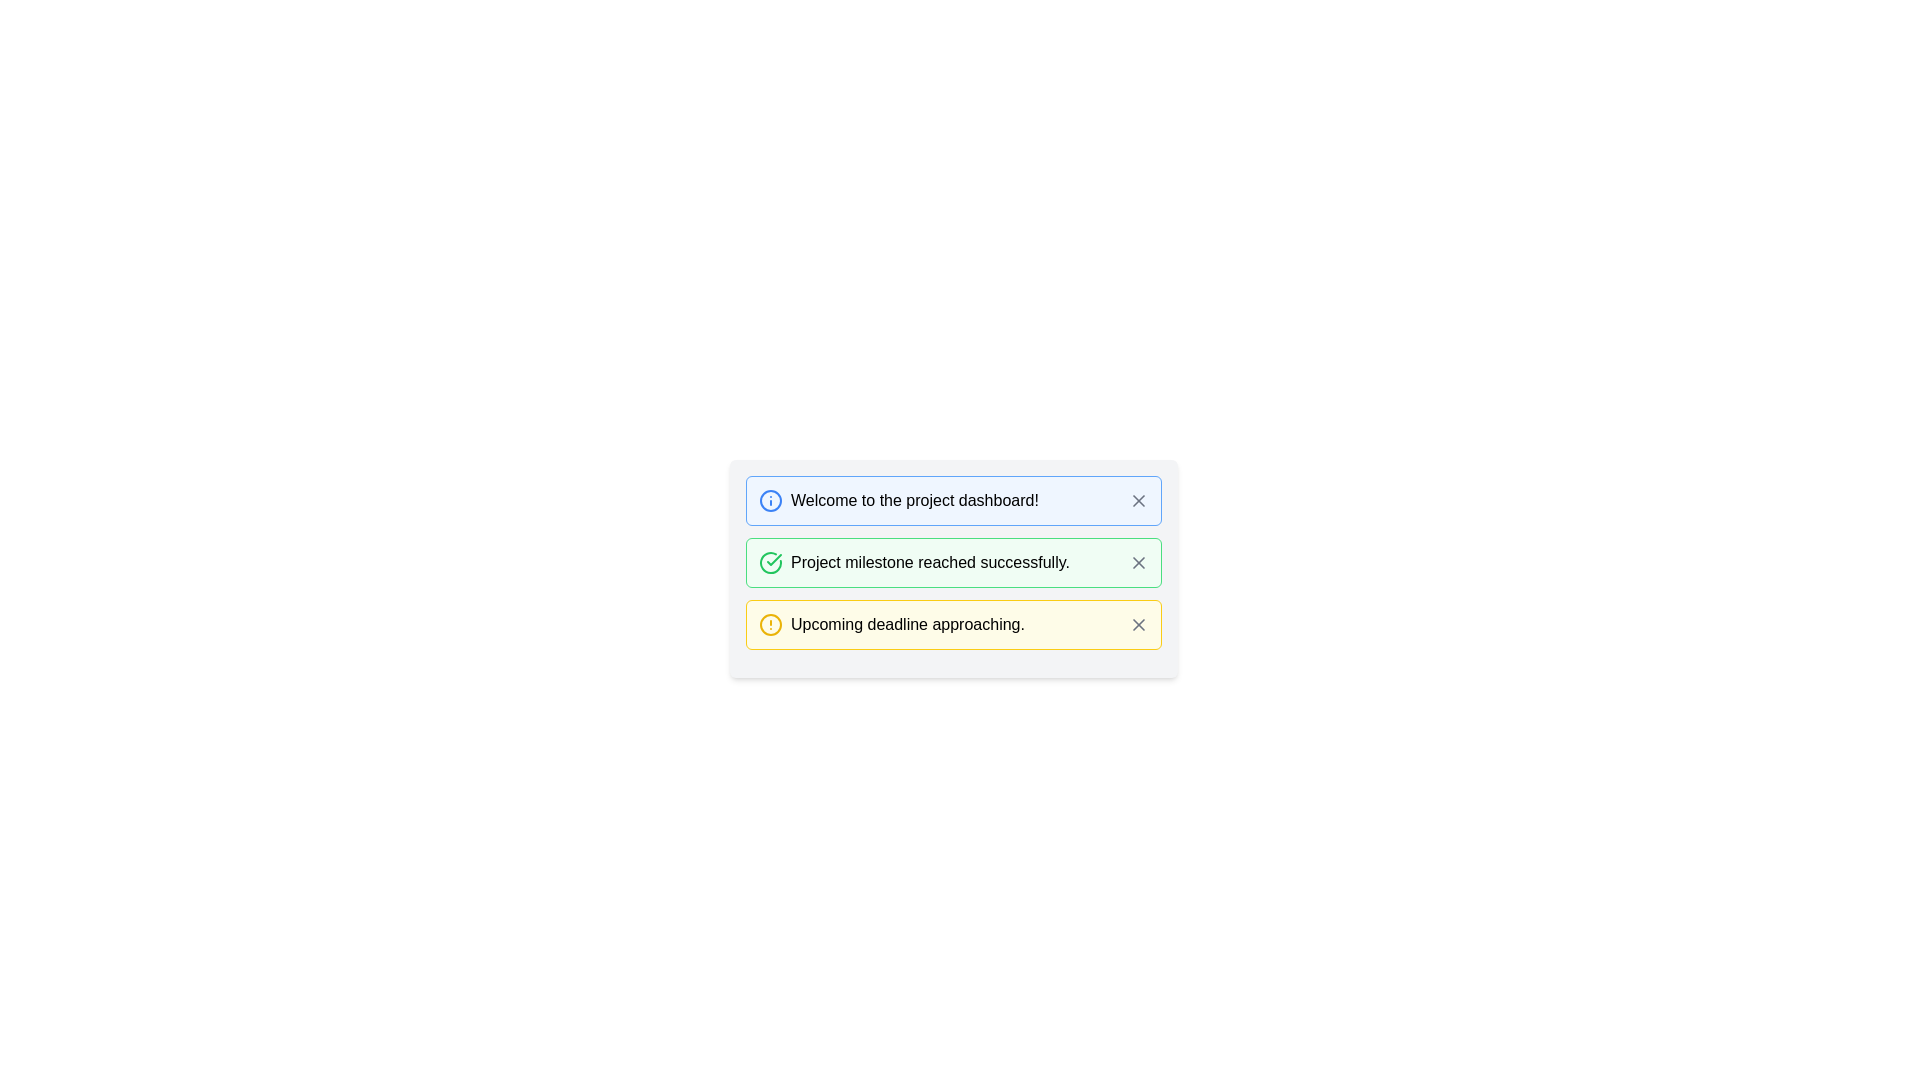  Describe the element at coordinates (770, 500) in the screenshot. I see `the Decorative icon that serves as a visual cue indicating supplementary information, located to the immediate left of the text 'Welcome to the project dashboard!'` at that location.